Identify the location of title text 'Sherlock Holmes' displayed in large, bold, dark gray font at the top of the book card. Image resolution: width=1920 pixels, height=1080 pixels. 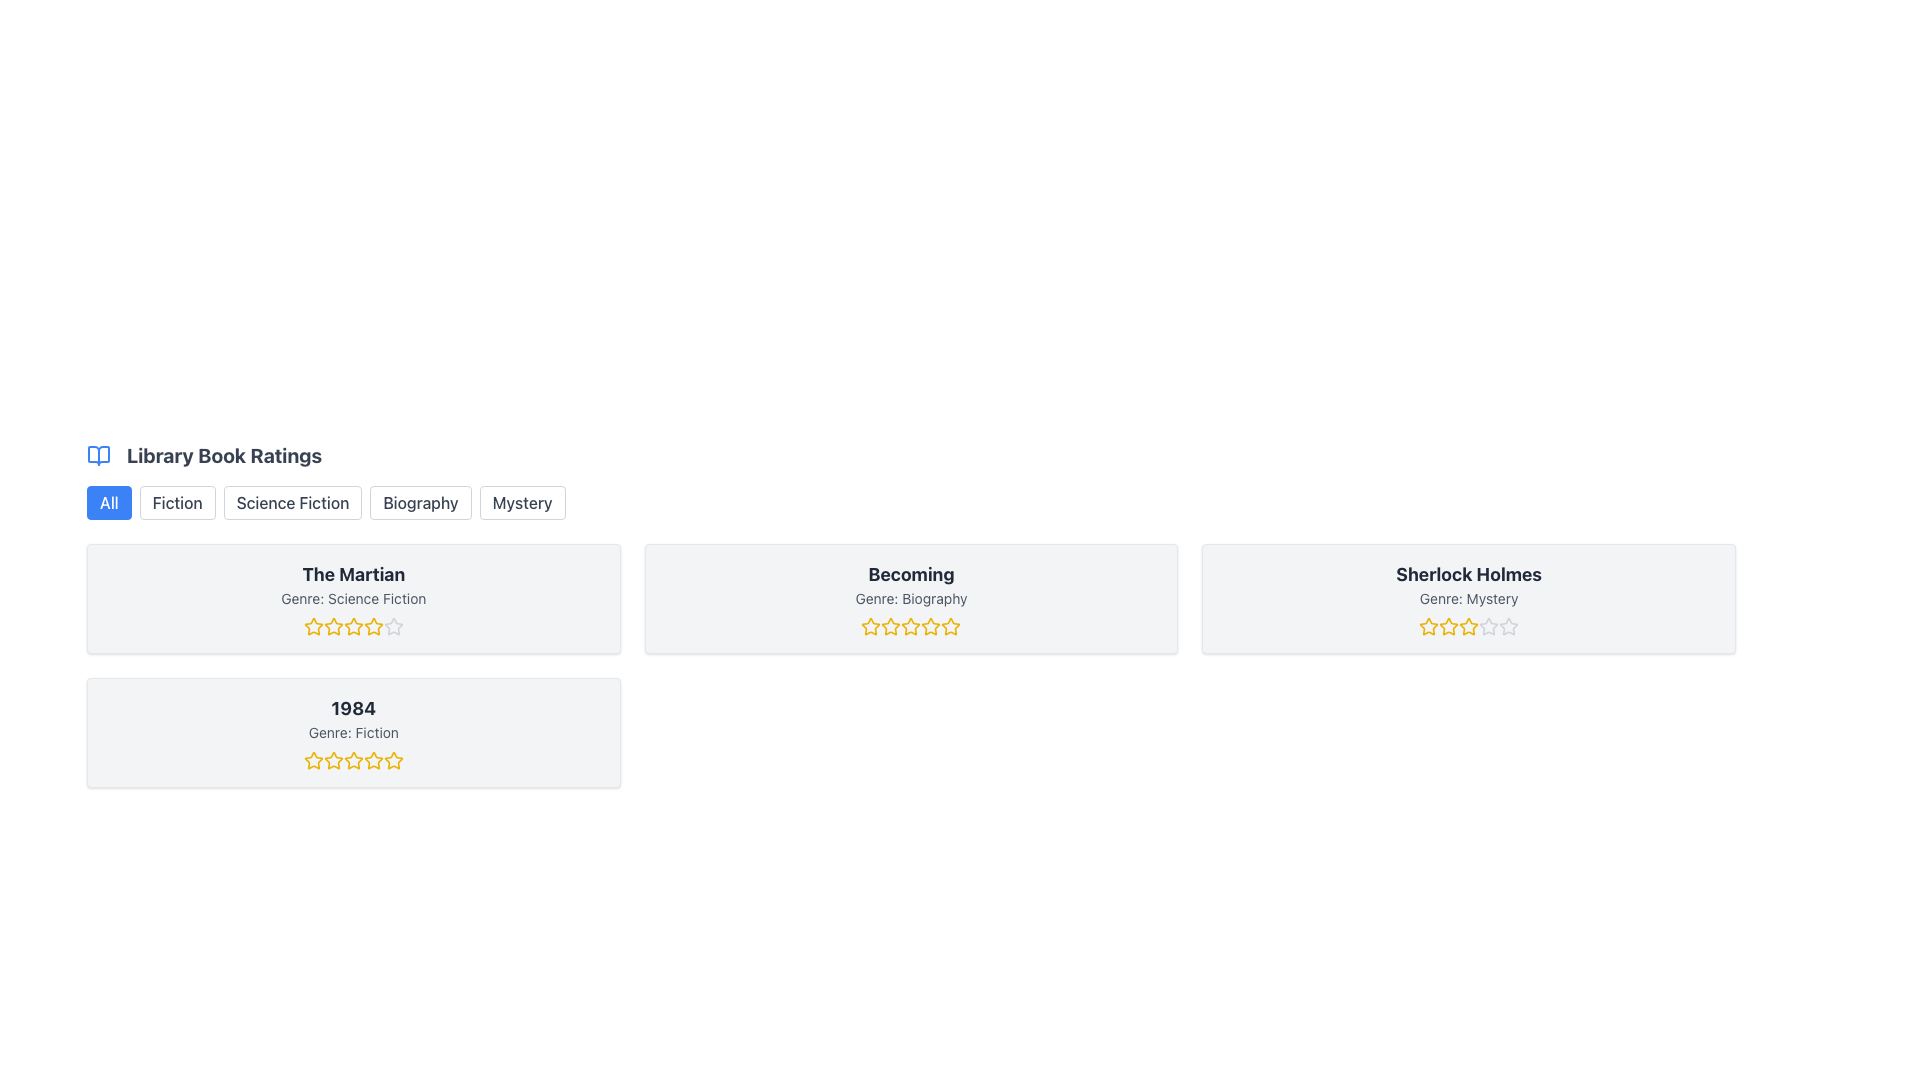
(1469, 574).